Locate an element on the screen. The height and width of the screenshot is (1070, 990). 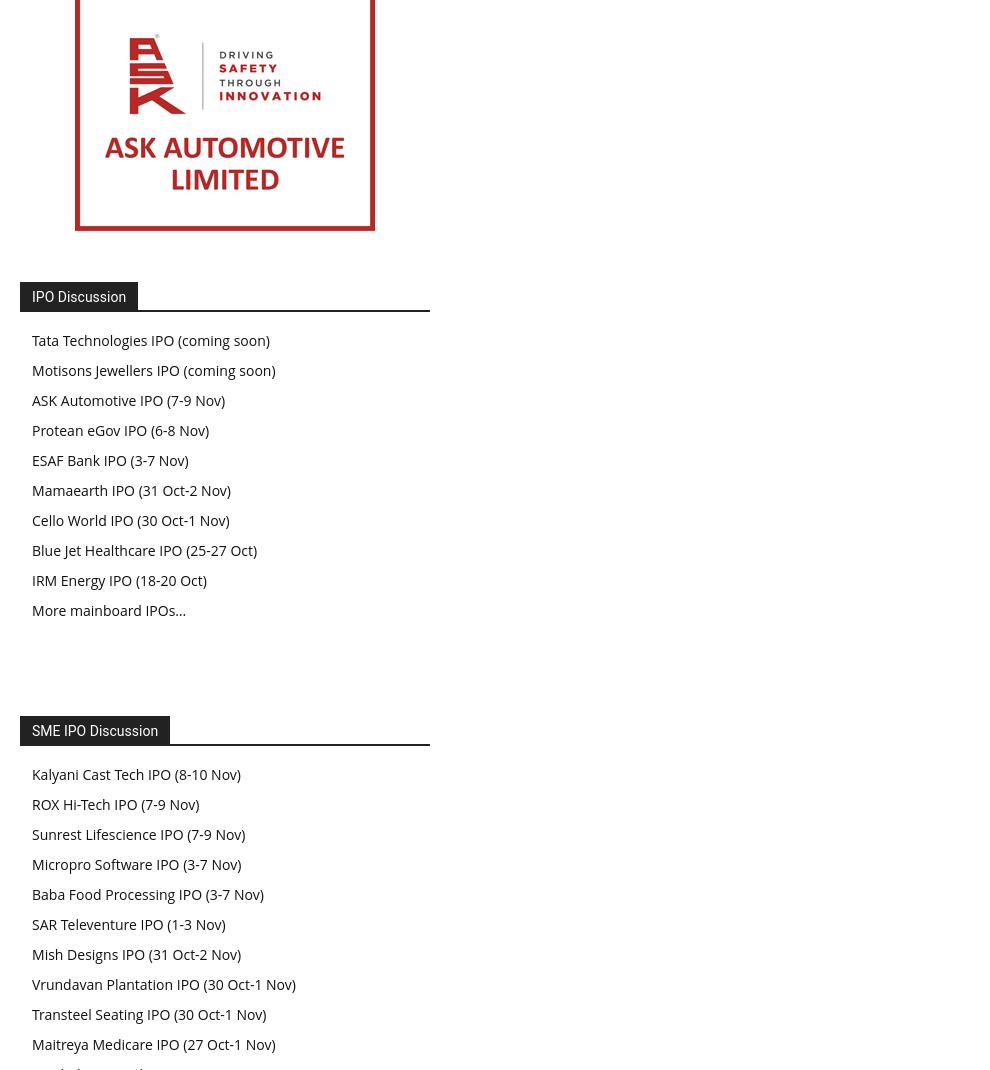
'Sunrest Lifescience IPO (7-9 Nov)' is located at coordinates (137, 833).